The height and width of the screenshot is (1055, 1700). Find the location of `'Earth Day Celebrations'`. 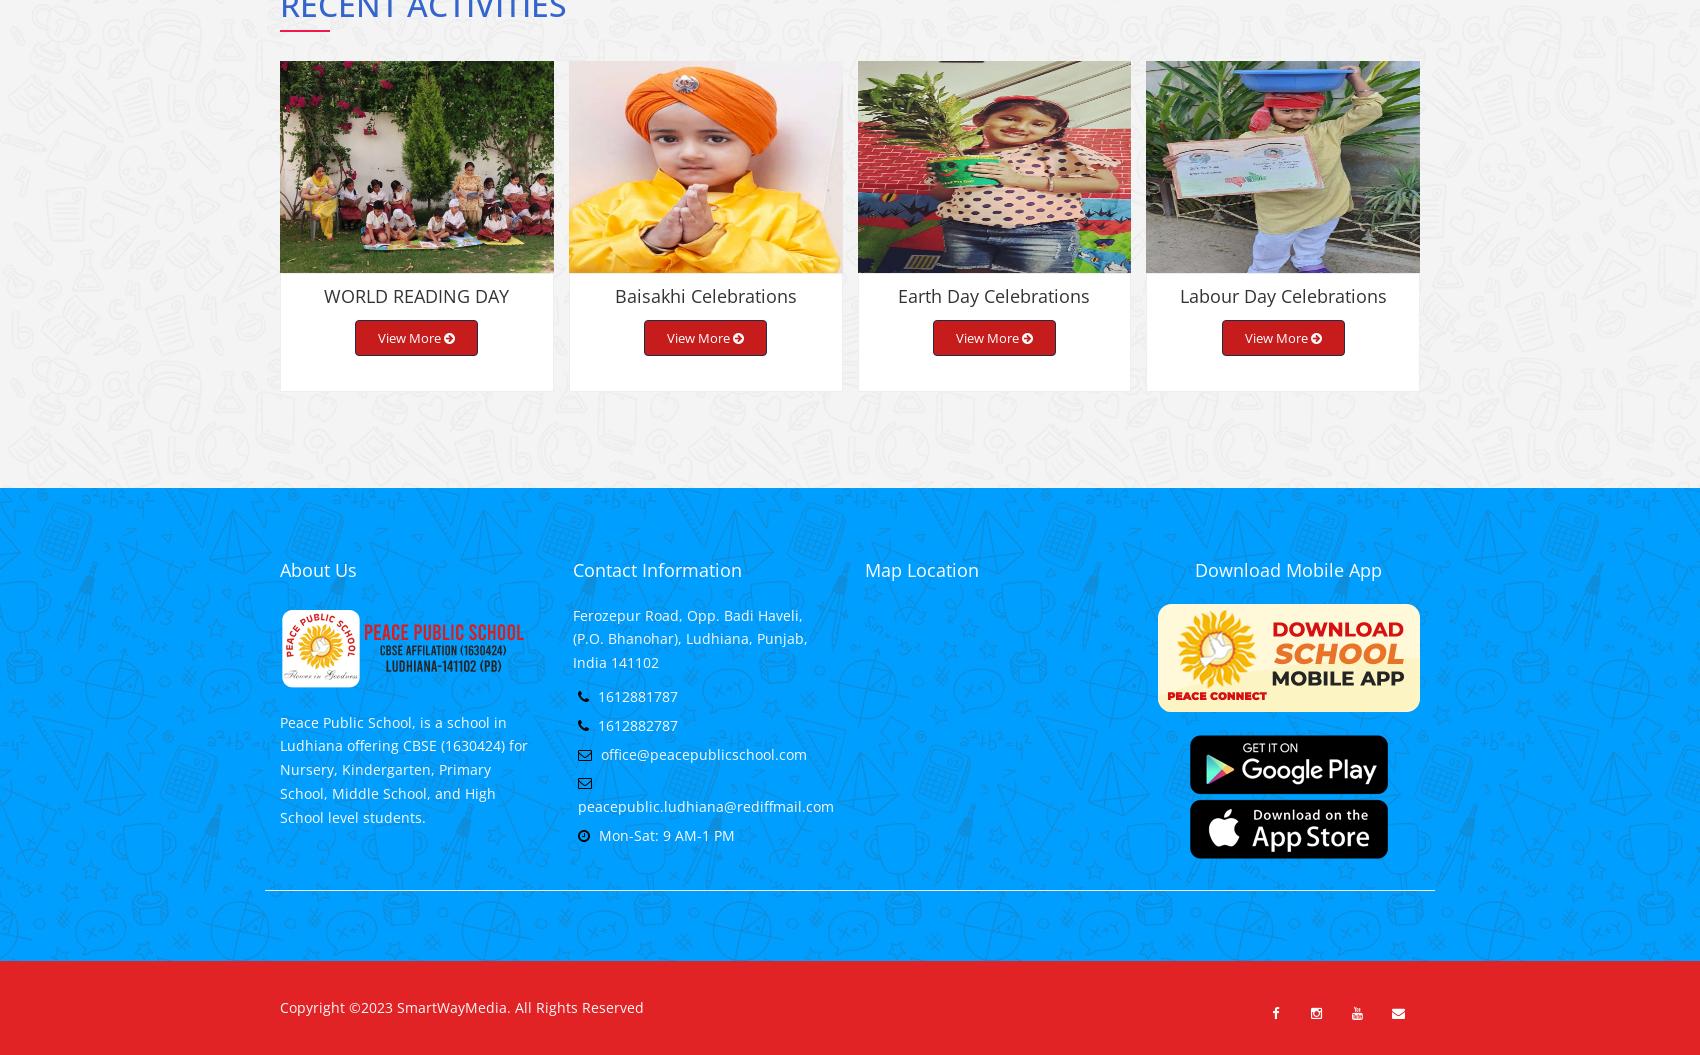

'Earth Day Celebrations' is located at coordinates (992, 310).